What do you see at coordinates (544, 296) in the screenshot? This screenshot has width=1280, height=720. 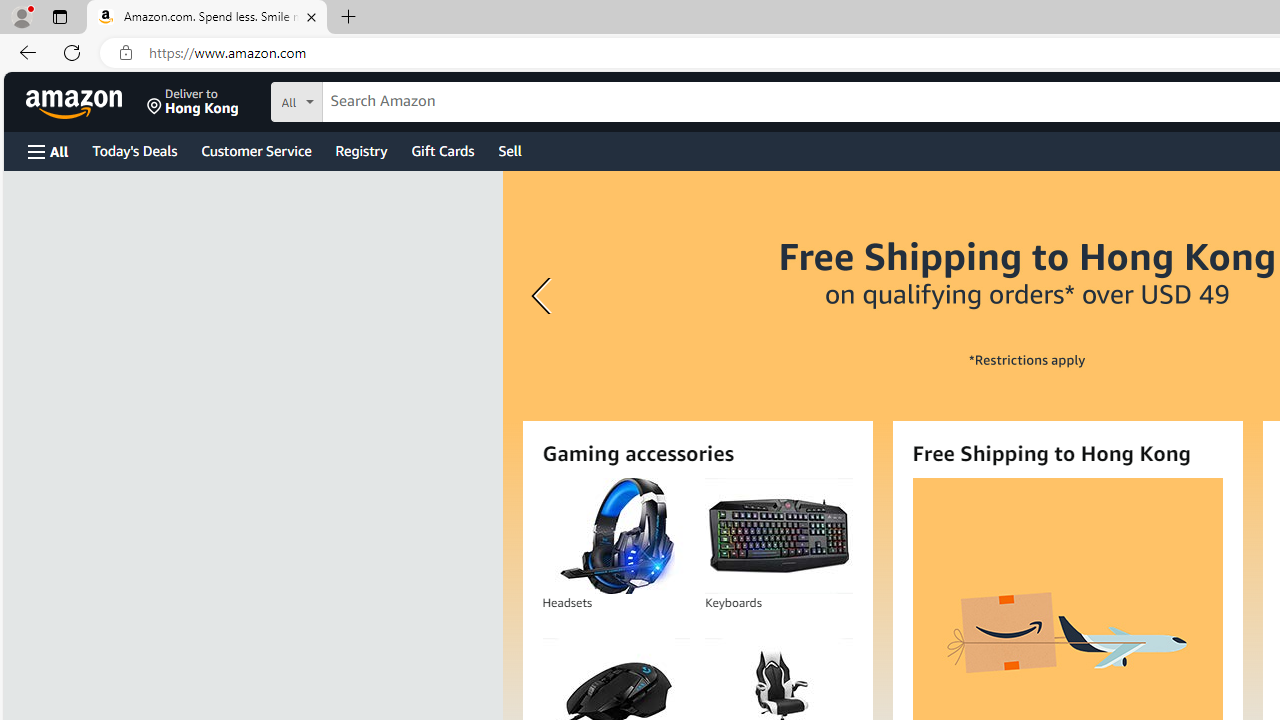 I see `'Previous slide'` at bounding box center [544, 296].